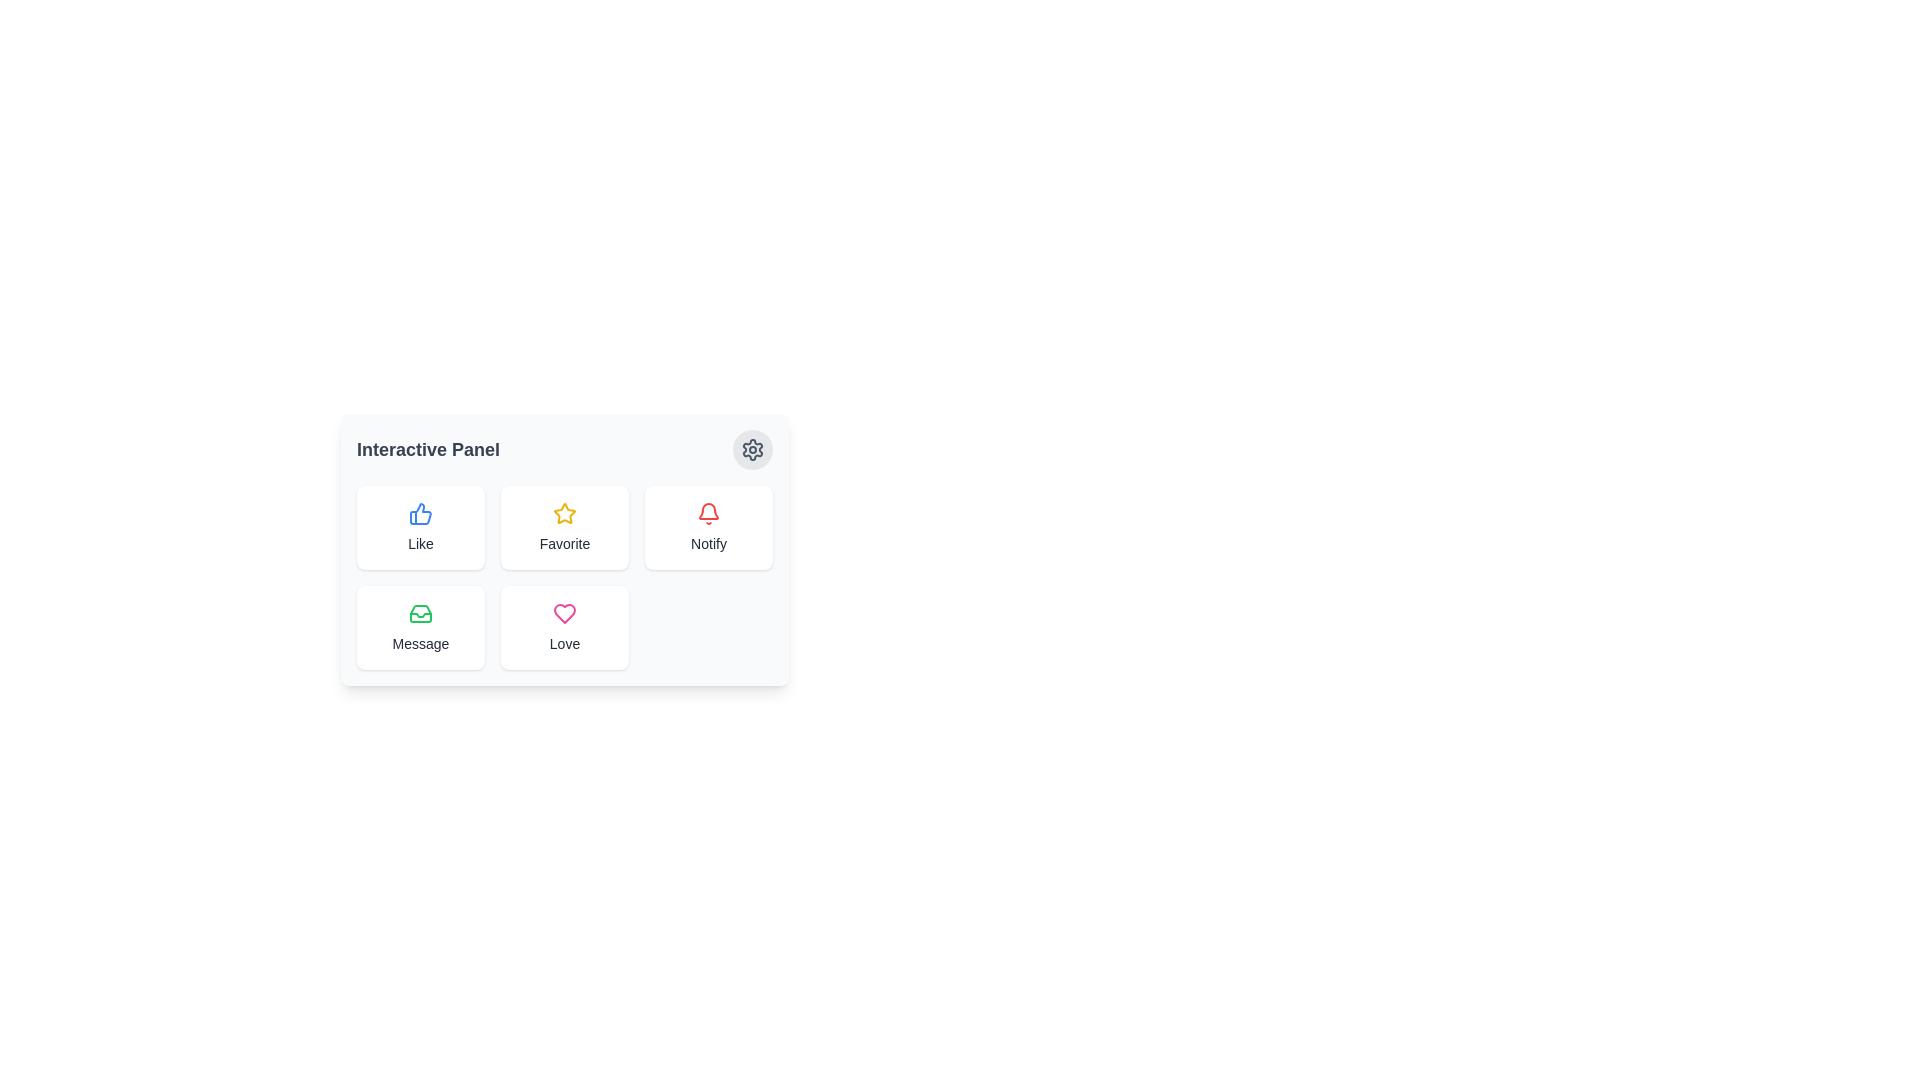  Describe the element at coordinates (420, 543) in the screenshot. I see `the 'Like' text label, which is a small gray font located below the blue thumbs-up icon in the interactive card-style widget` at that location.